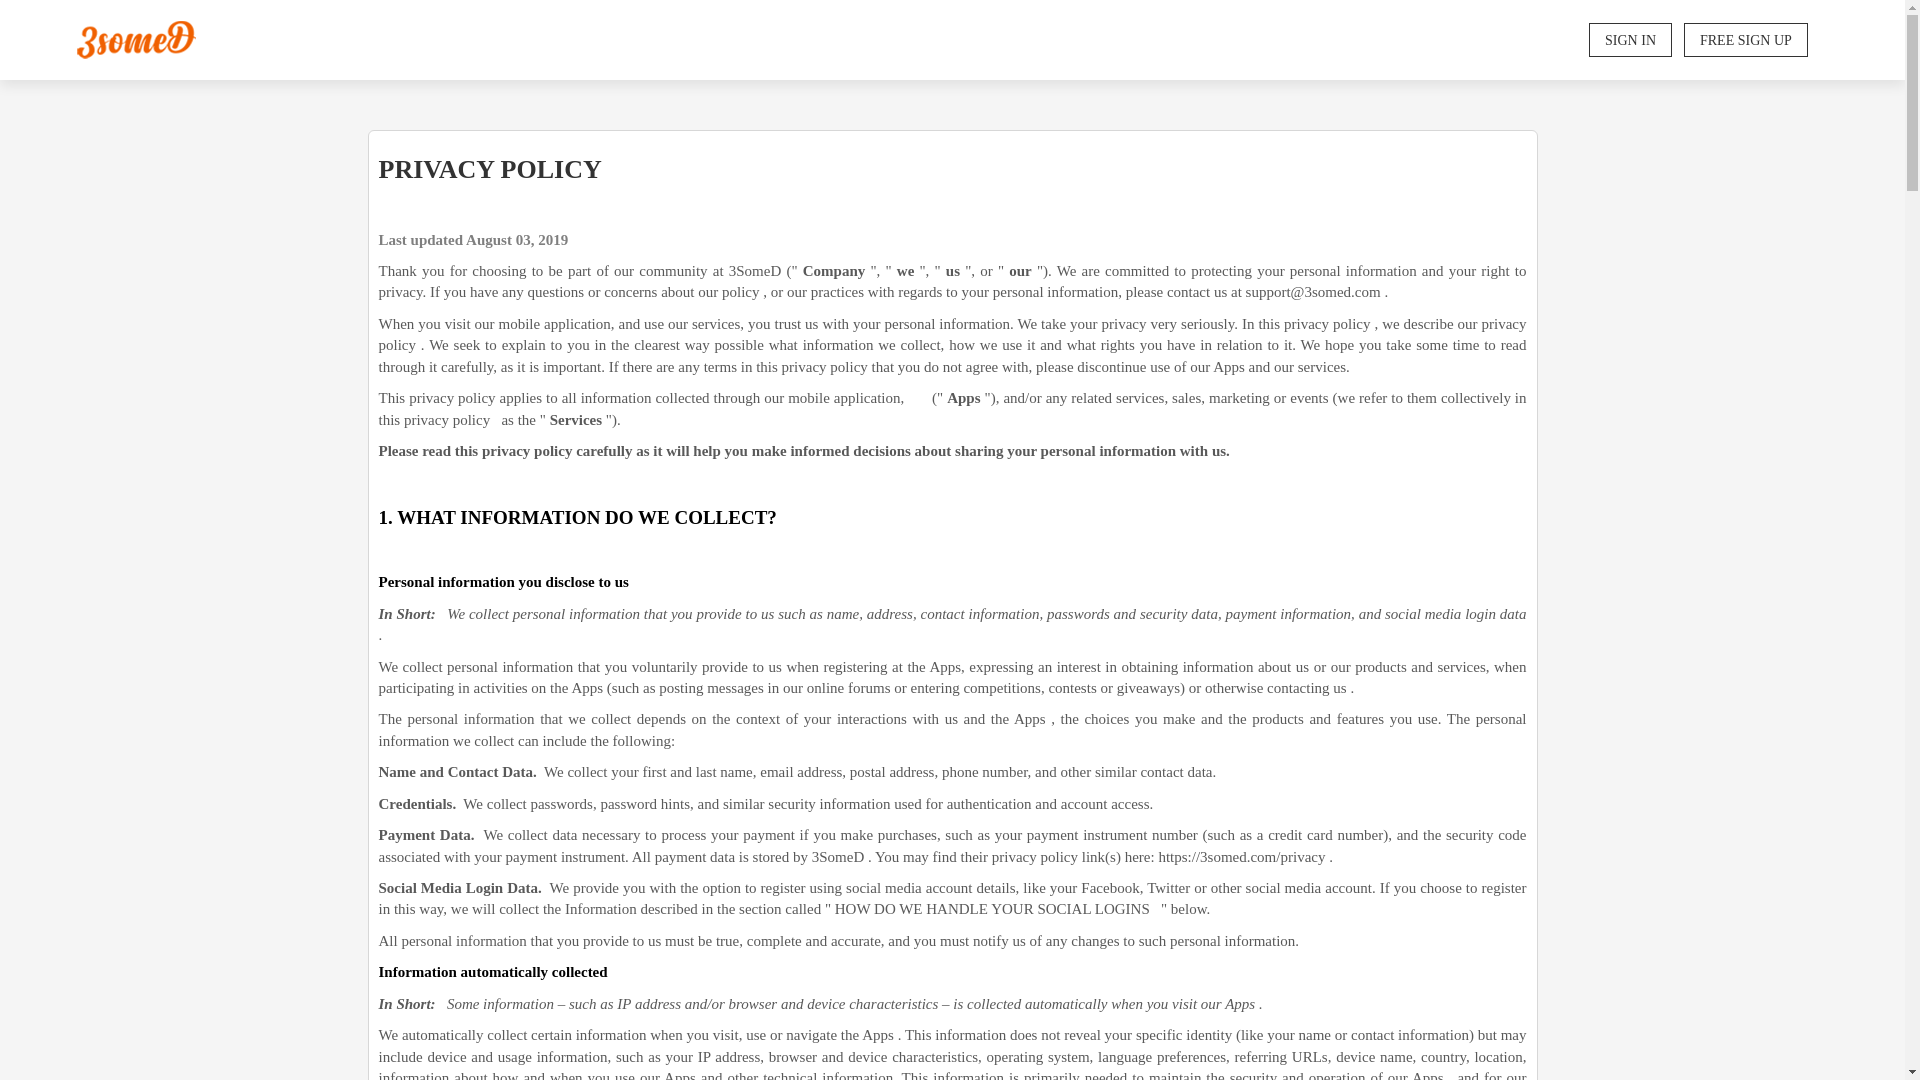 The width and height of the screenshot is (1920, 1080). What do you see at coordinates (1630, 39) in the screenshot?
I see `'SIGN IN'` at bounding box center [1630, 39].